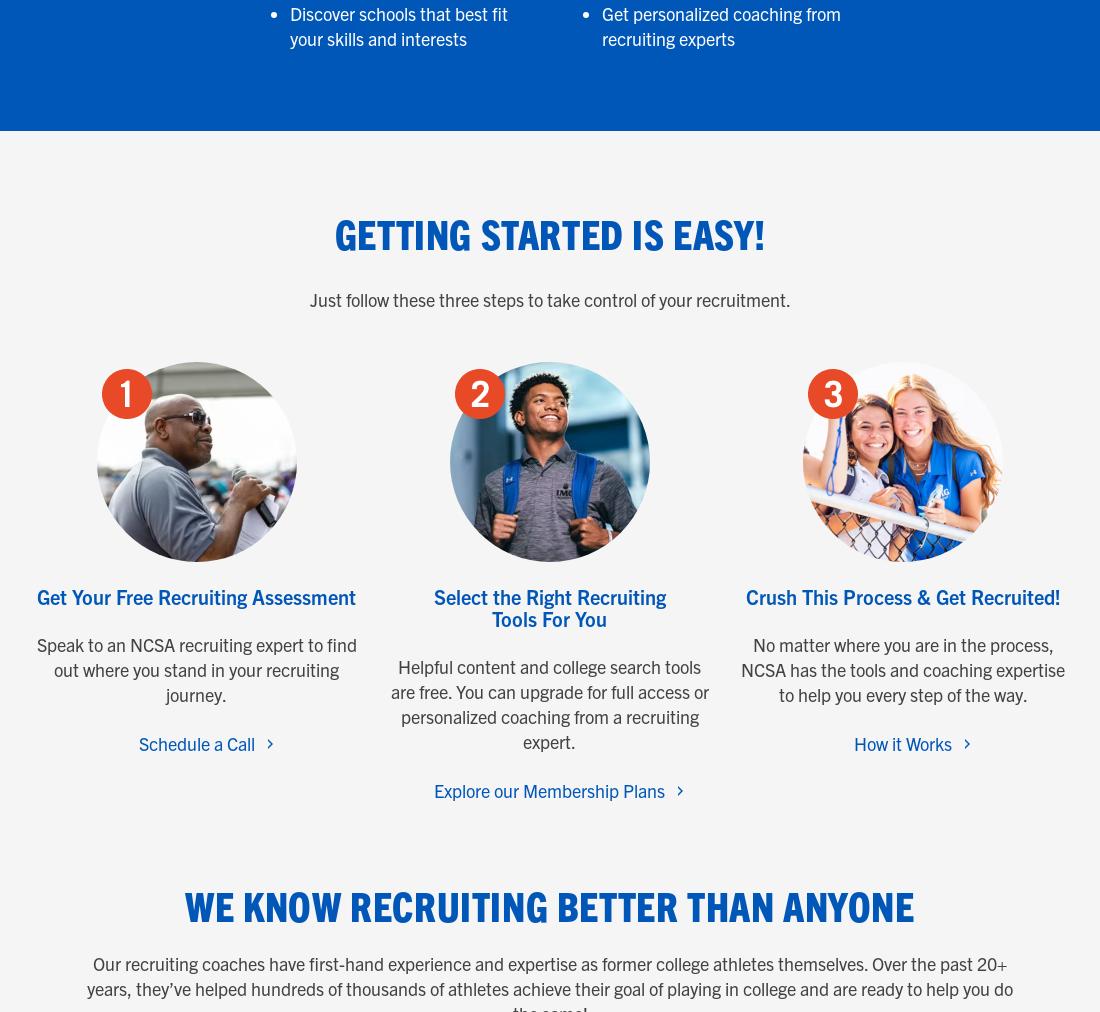 Image resolution: width=1100 pixels, height=1012 pixels. Describe the element at coordinates (184, 905) in the screenshot. I see `'We Know Recruiting Better Than Anyone'` at that location.